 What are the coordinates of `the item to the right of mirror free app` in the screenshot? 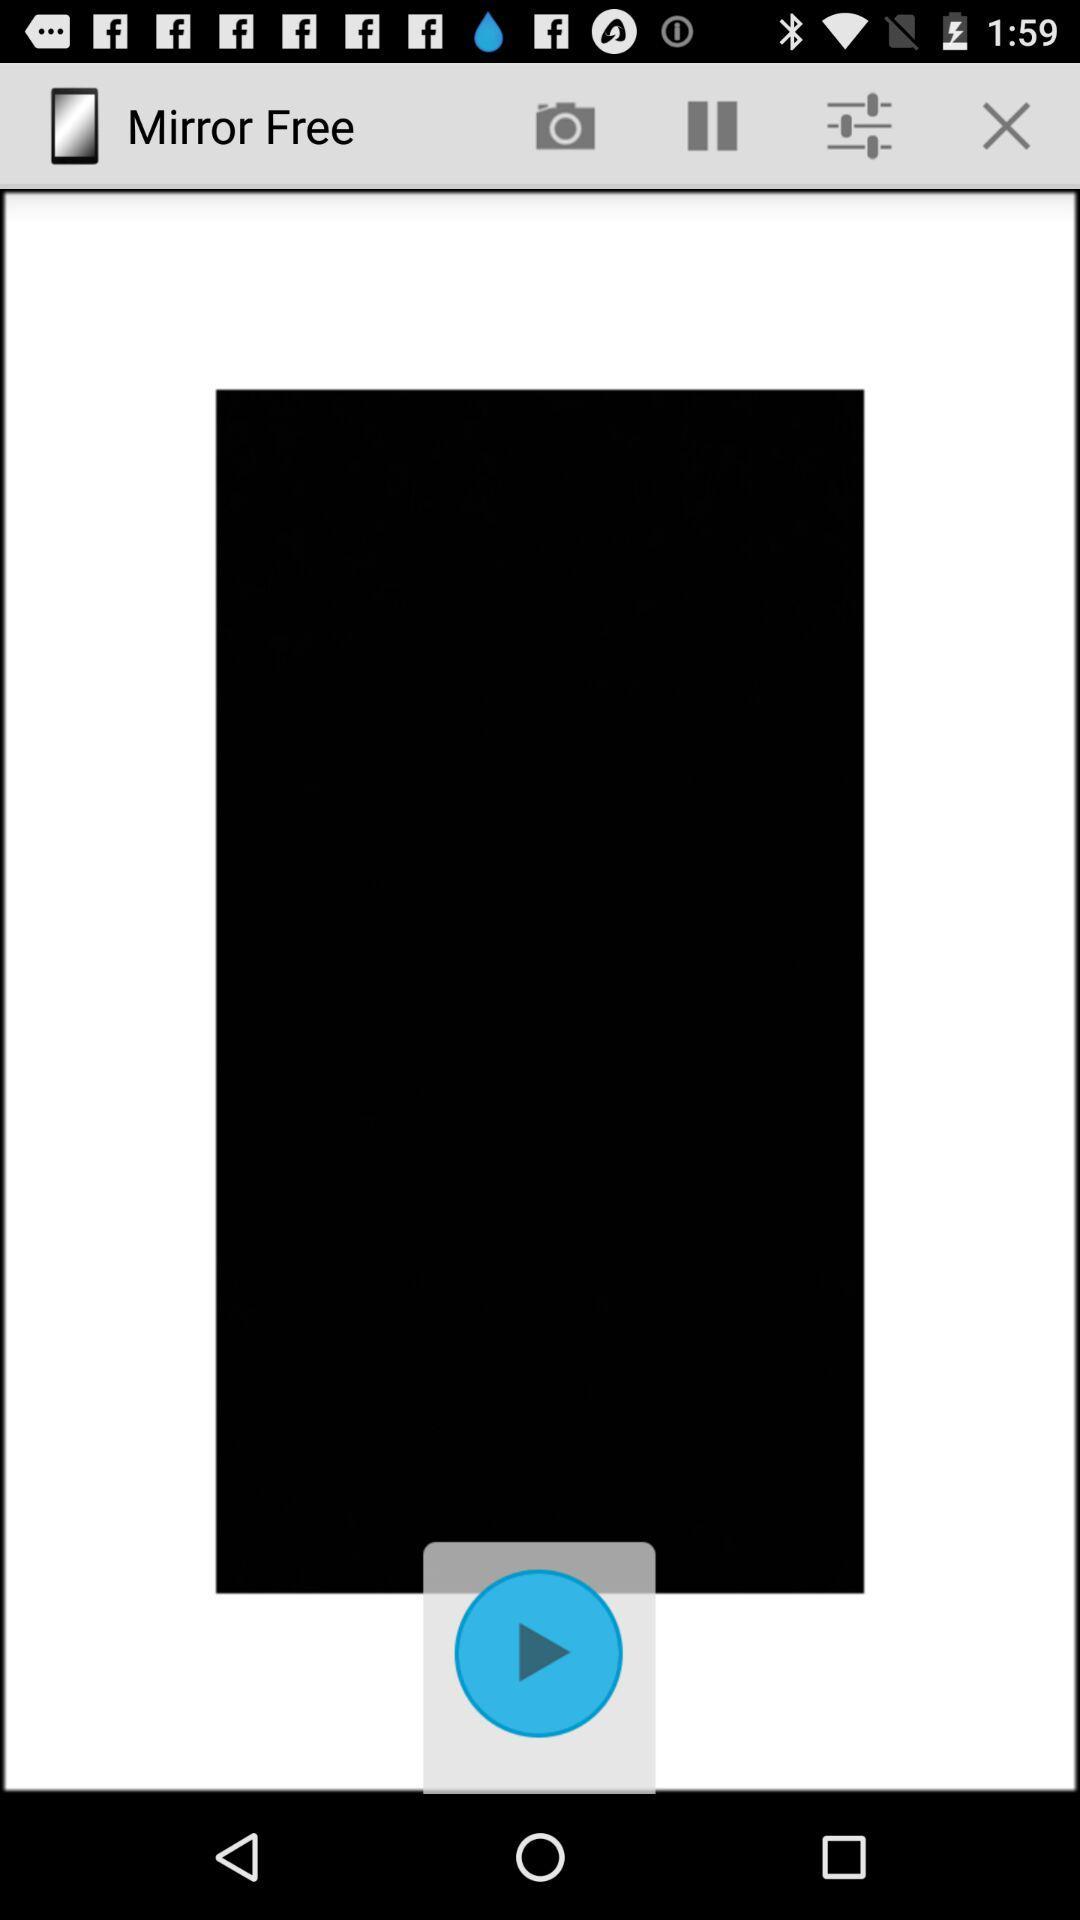 It's located at (565, 124).